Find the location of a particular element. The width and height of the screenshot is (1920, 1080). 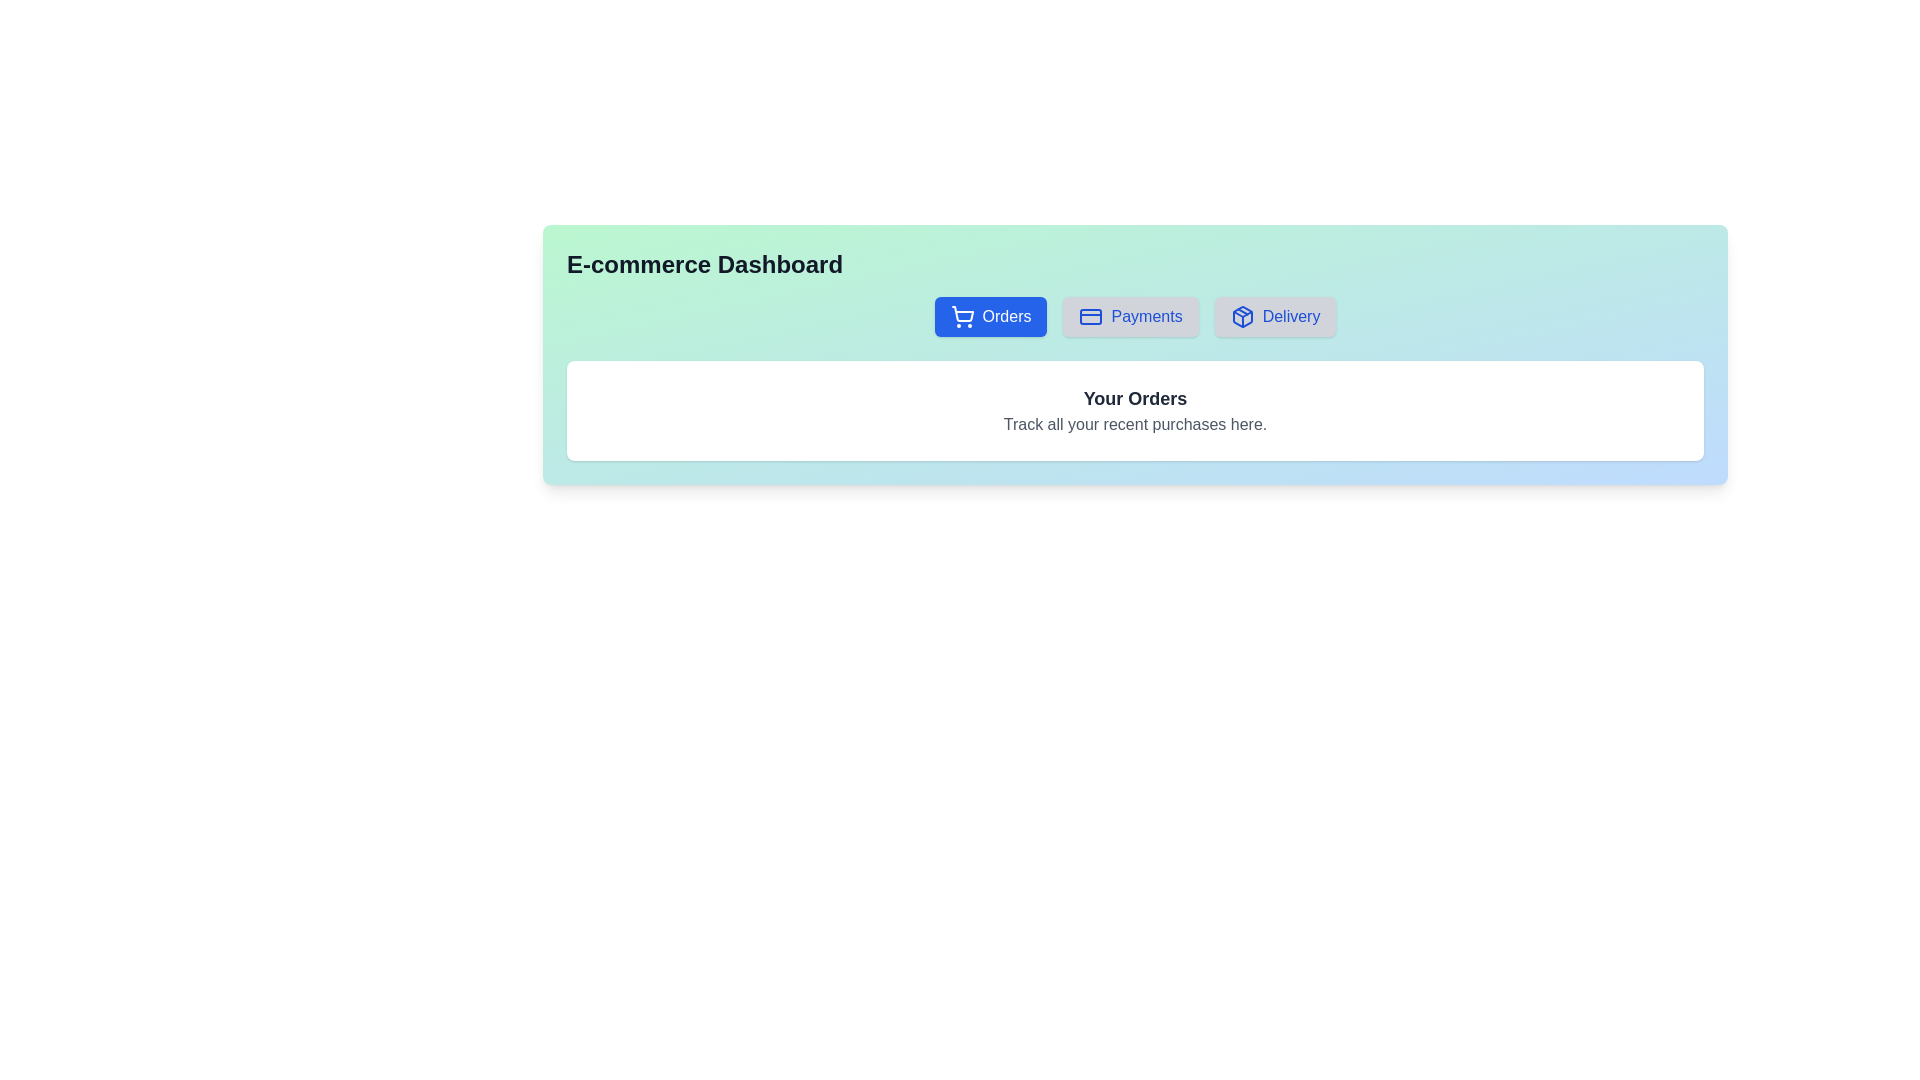

the shopping cart icon representing the 'Orders' button in the header area of the interface is located at coordinates (962, 314).